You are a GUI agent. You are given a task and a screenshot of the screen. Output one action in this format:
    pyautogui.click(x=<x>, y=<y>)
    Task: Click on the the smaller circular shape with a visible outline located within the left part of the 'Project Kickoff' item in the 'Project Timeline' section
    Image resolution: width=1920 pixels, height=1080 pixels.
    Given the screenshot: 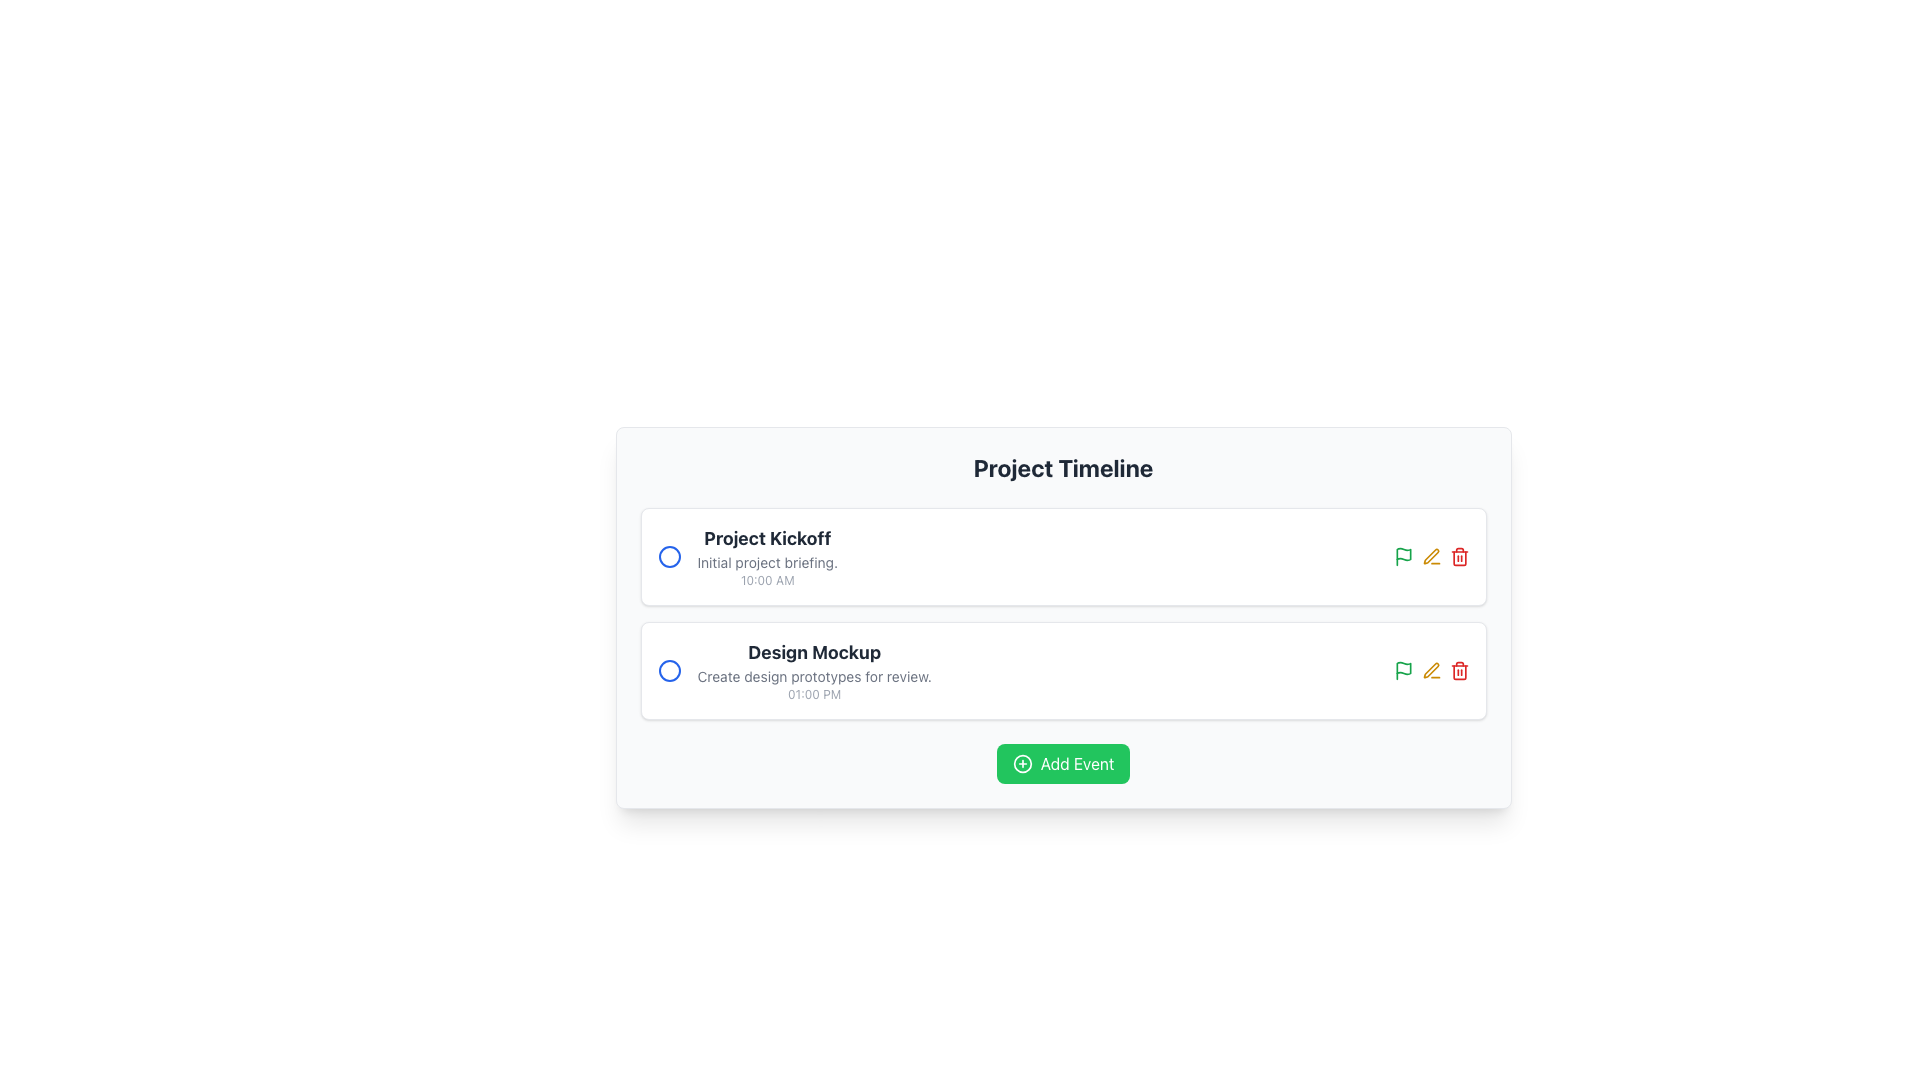 What is the action you would take?
    pyautogui.click(x=669, y=556)
    